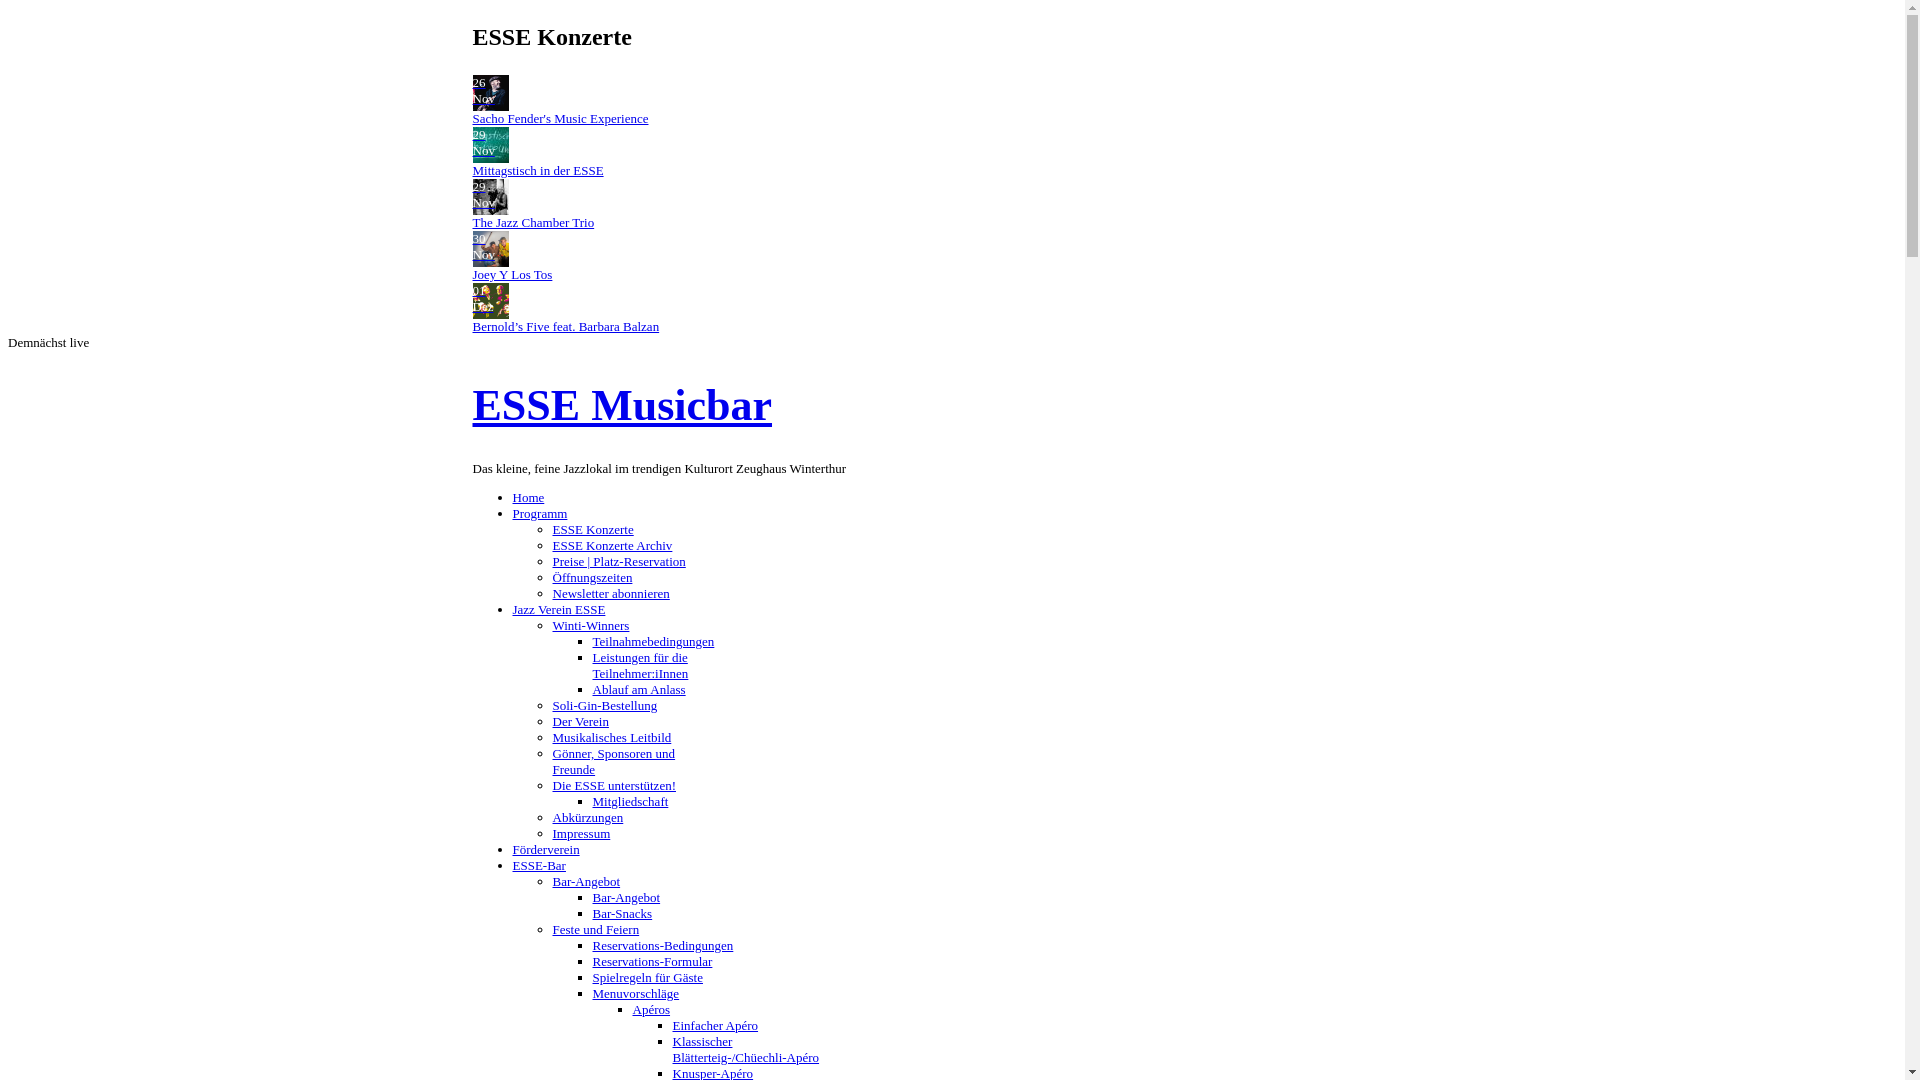 The height and width of the screenshot is (1080, 1920). I want to click on 'Reservations-Bedingungen', so click(662, 945).